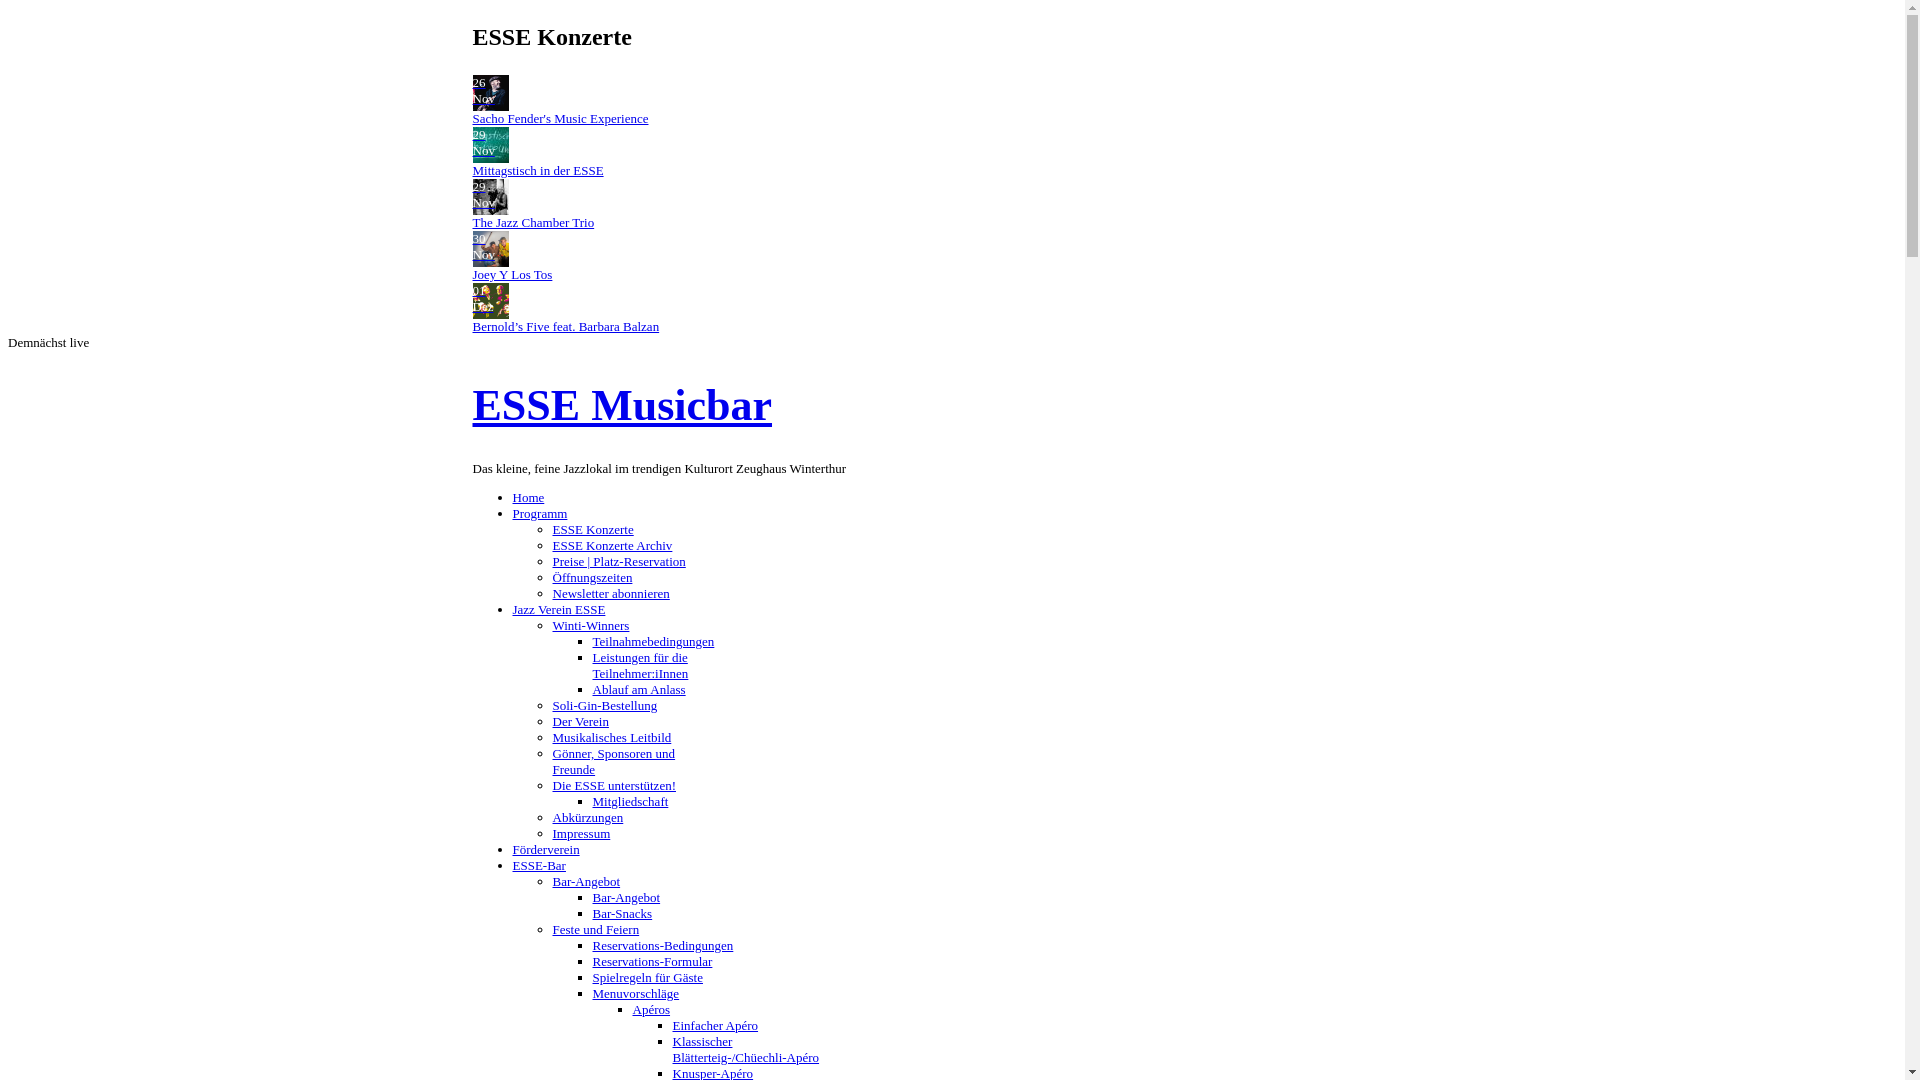 The height and width of the screenshot is (1080, 1920). I want to click on 'Reservations-Bedingungen', so click(662, 945).